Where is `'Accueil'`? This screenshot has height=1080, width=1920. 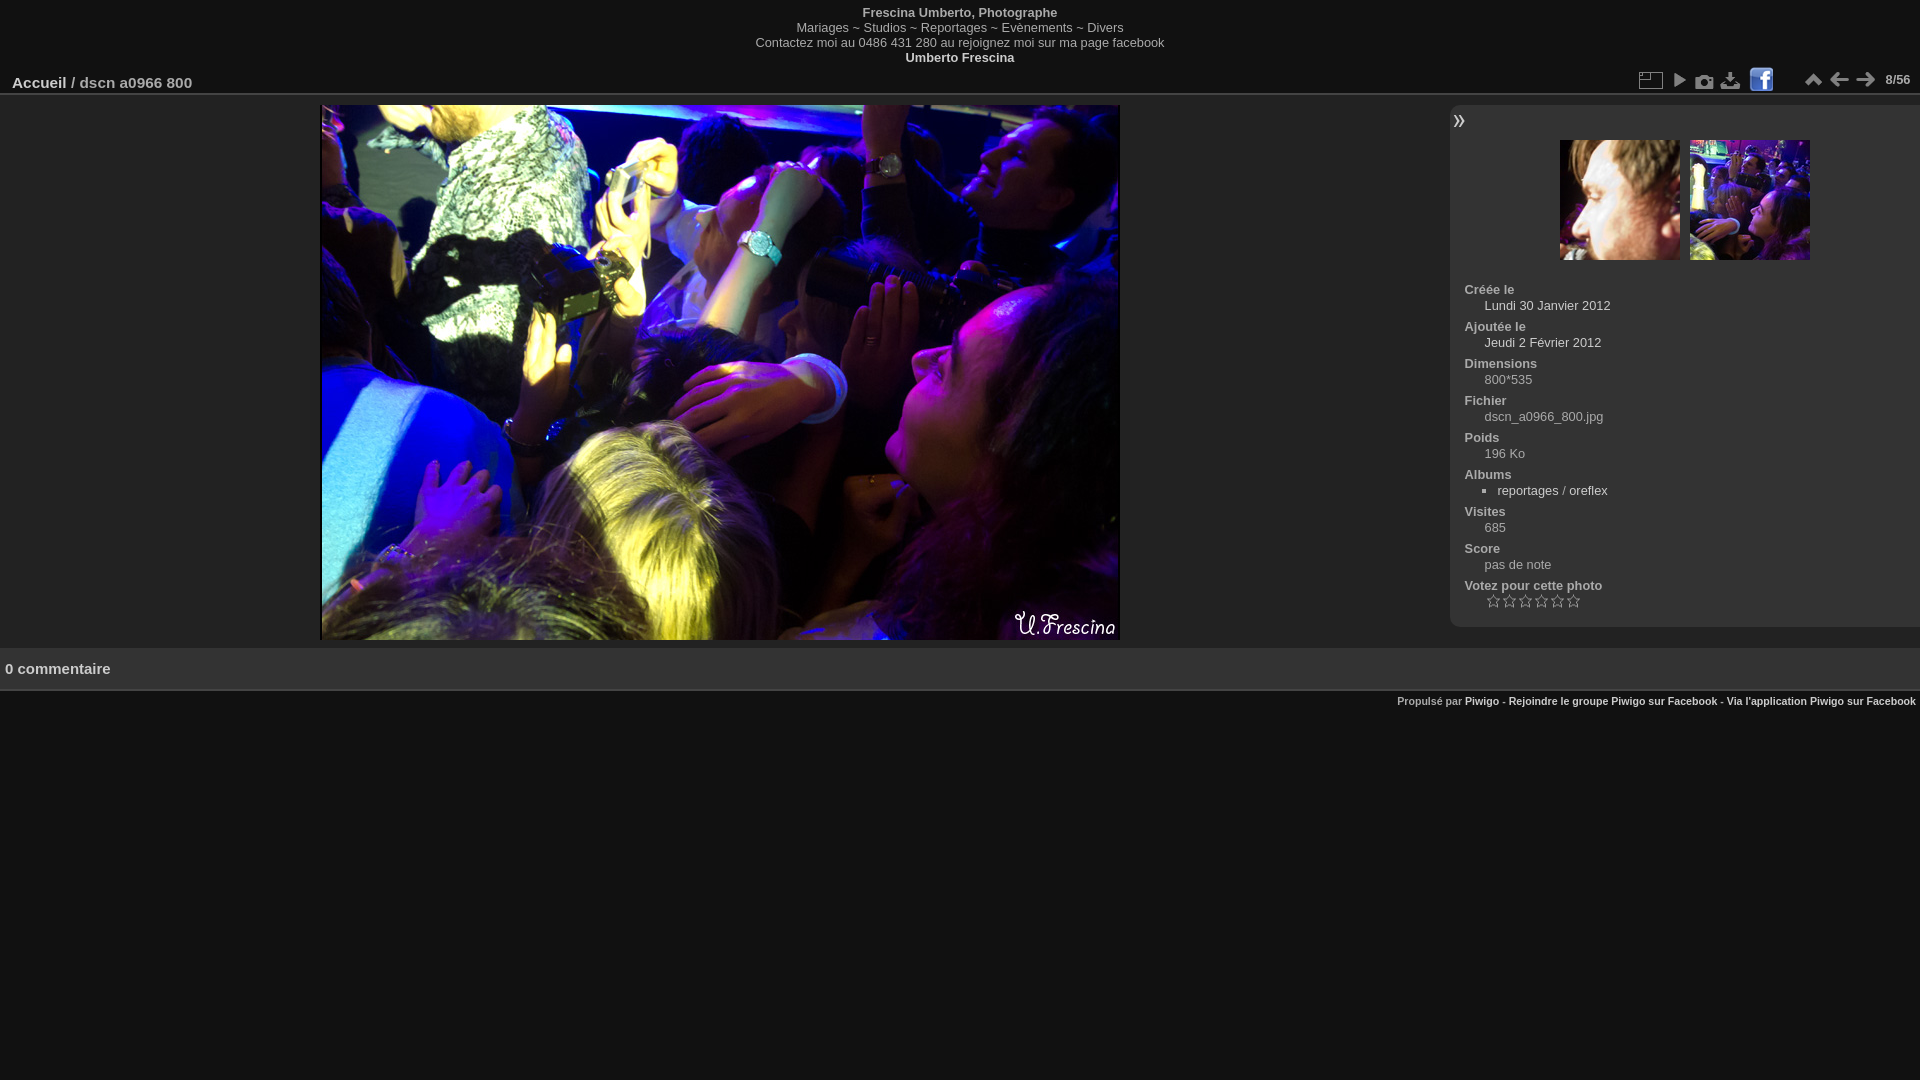 'Accueil' is located at coordinates (39, 81).